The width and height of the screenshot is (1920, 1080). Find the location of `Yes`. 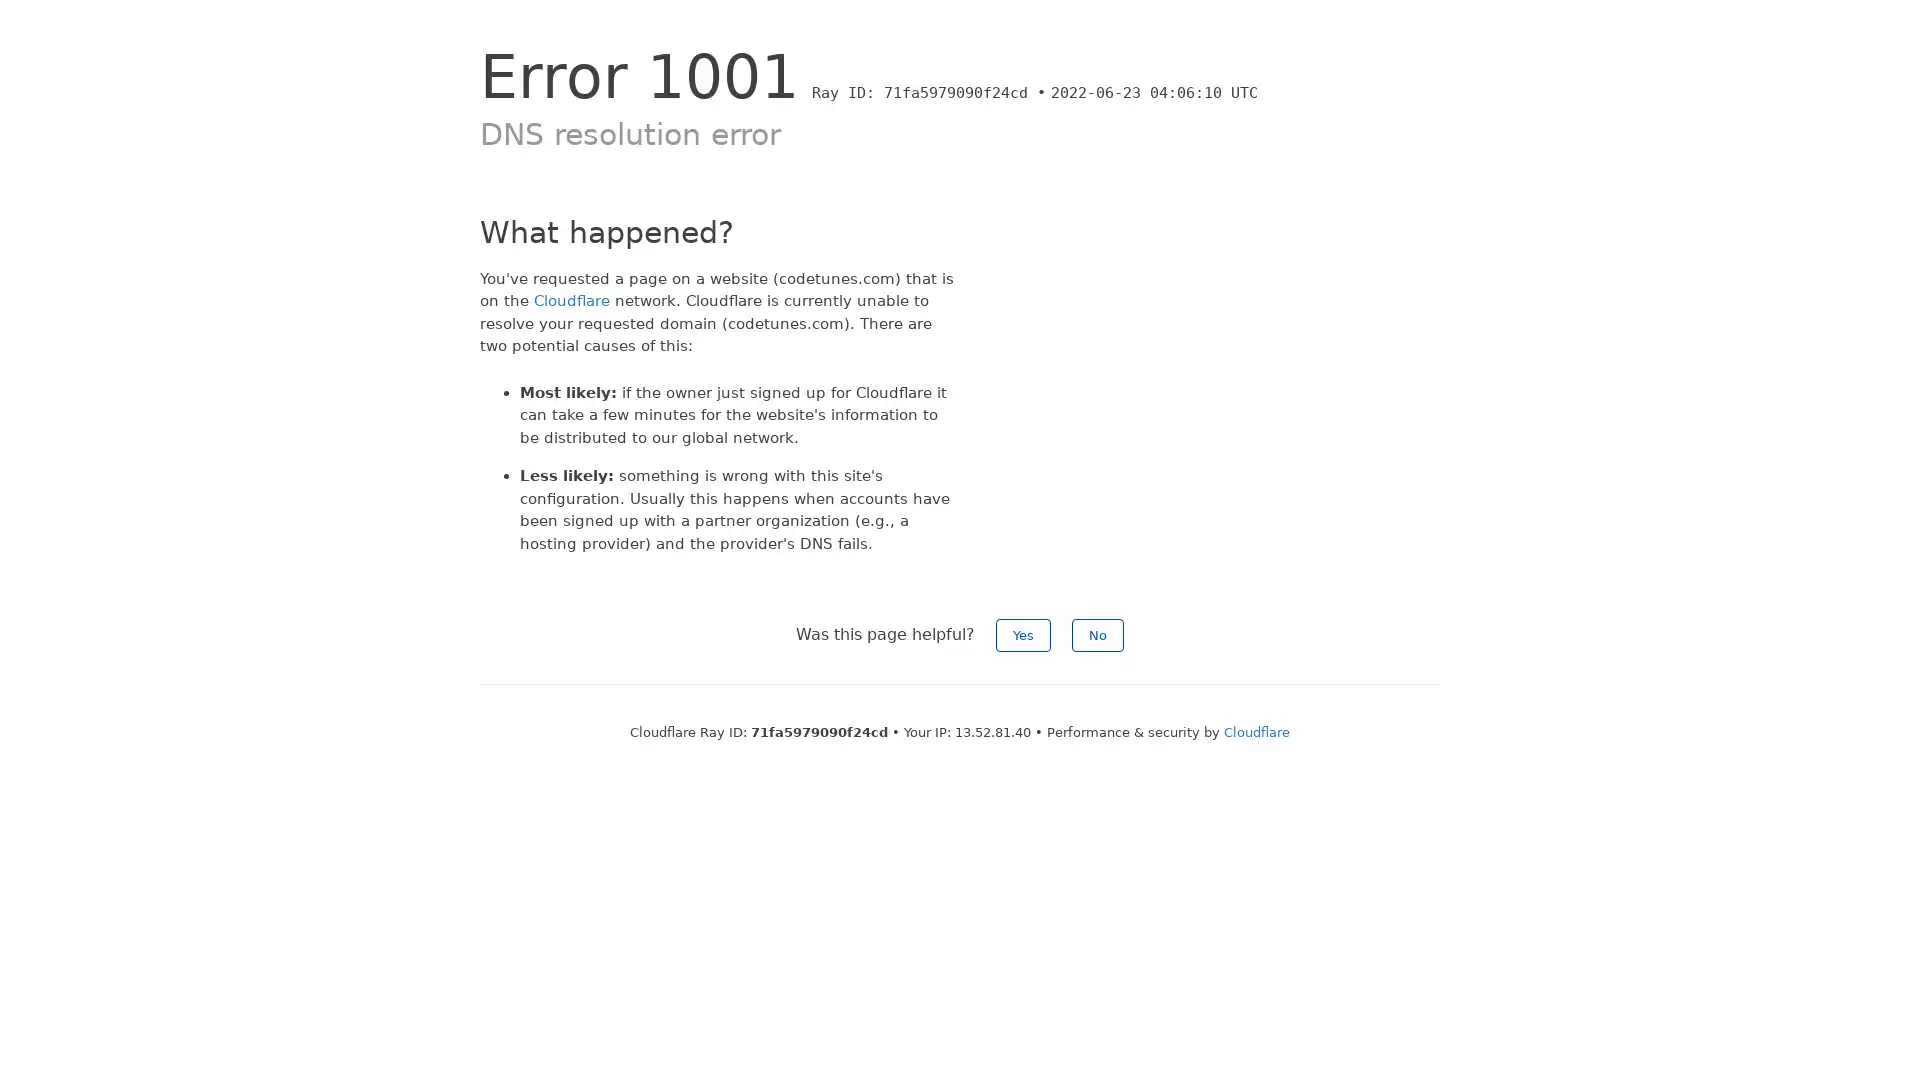

Yes is located at coordinates (1023, 635).